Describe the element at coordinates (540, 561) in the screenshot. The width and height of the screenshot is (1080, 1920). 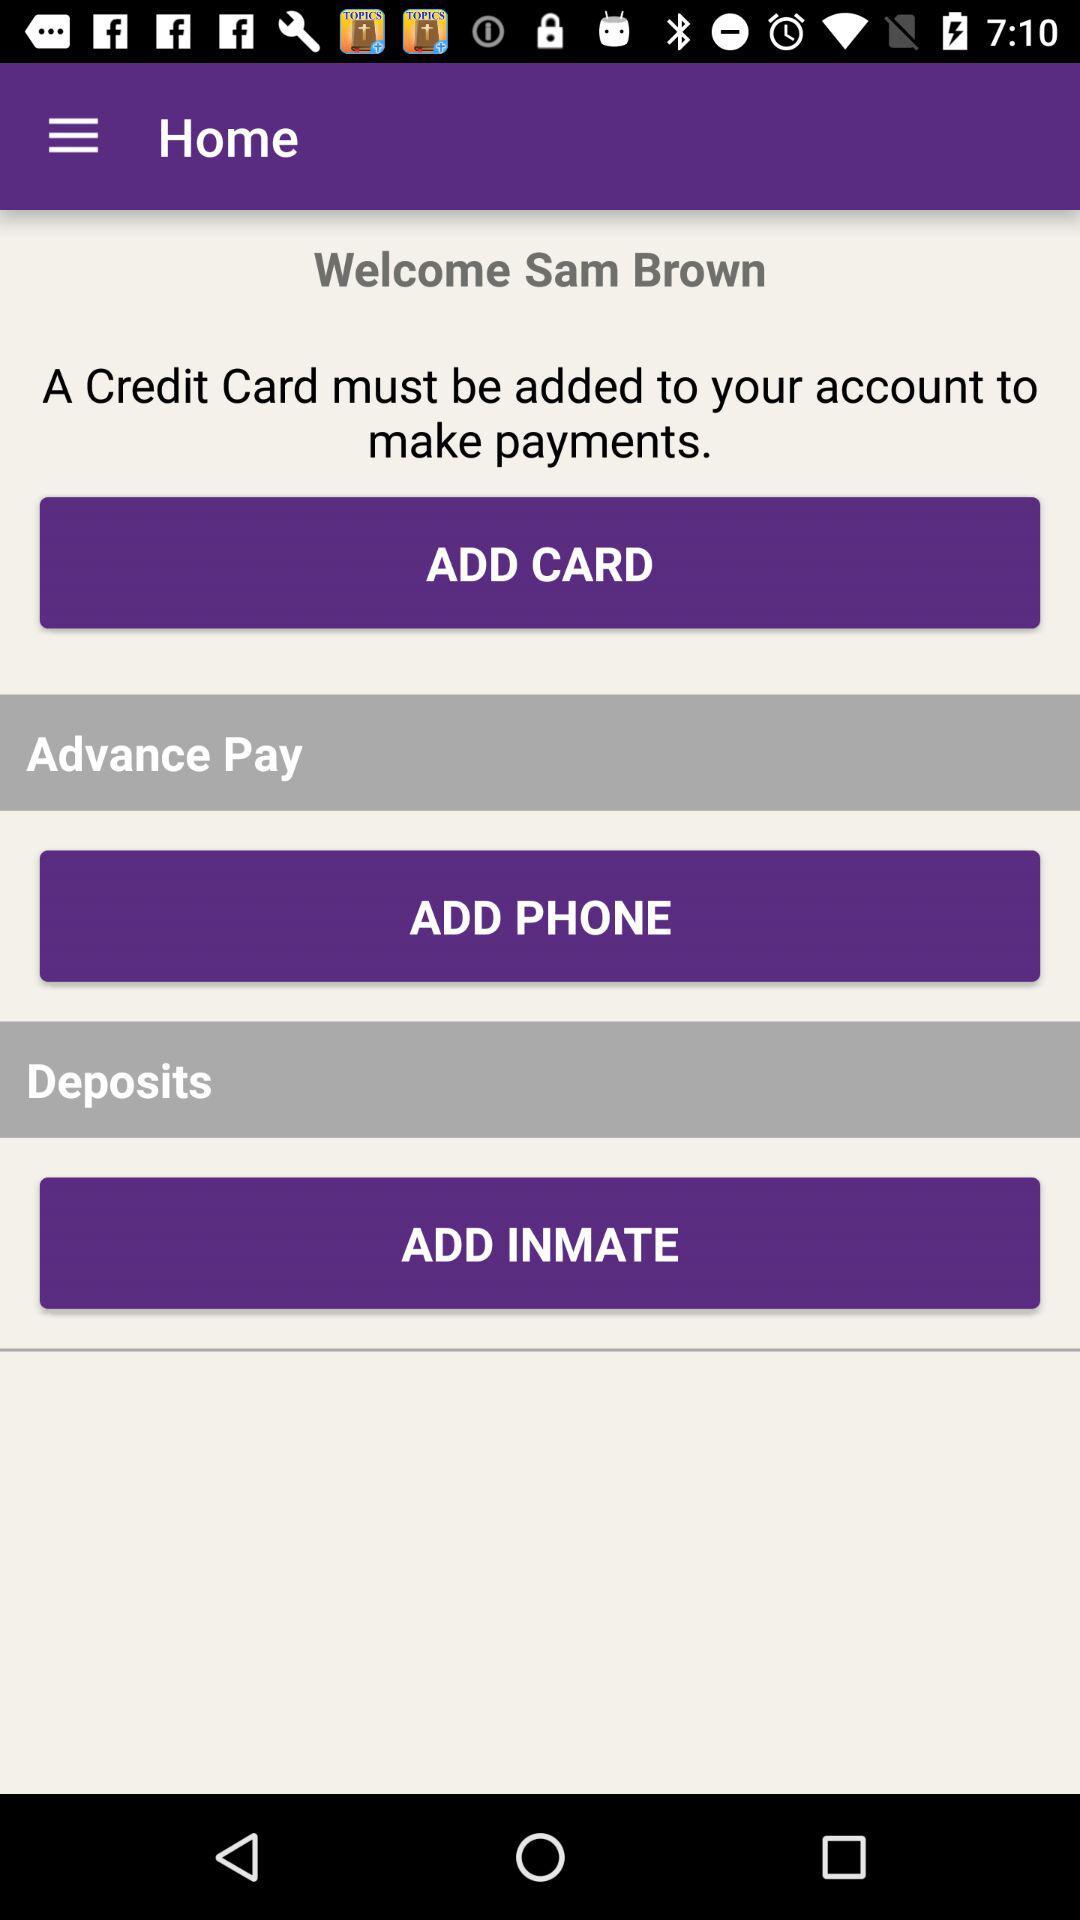
I see `add card` at that location.